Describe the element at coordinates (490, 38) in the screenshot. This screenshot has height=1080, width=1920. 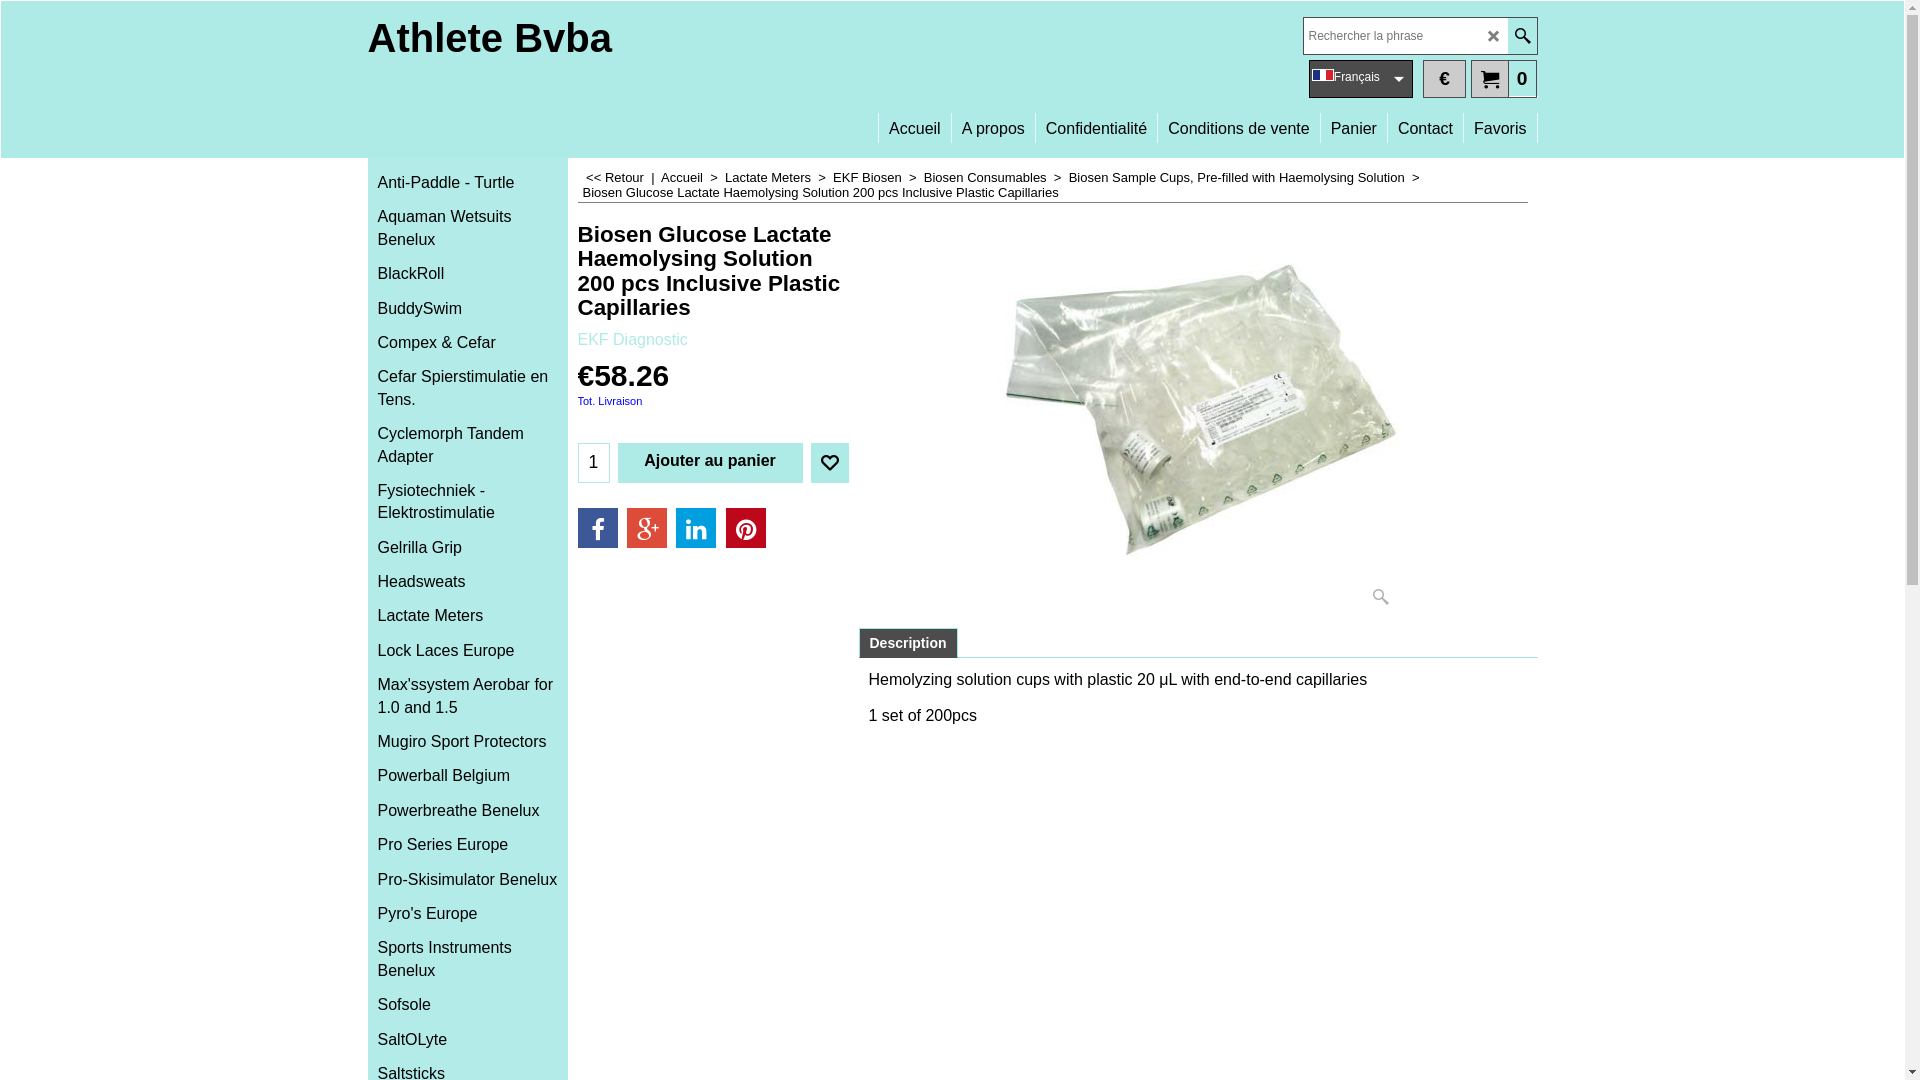
I see `'Athlete Bvba'` at that location.